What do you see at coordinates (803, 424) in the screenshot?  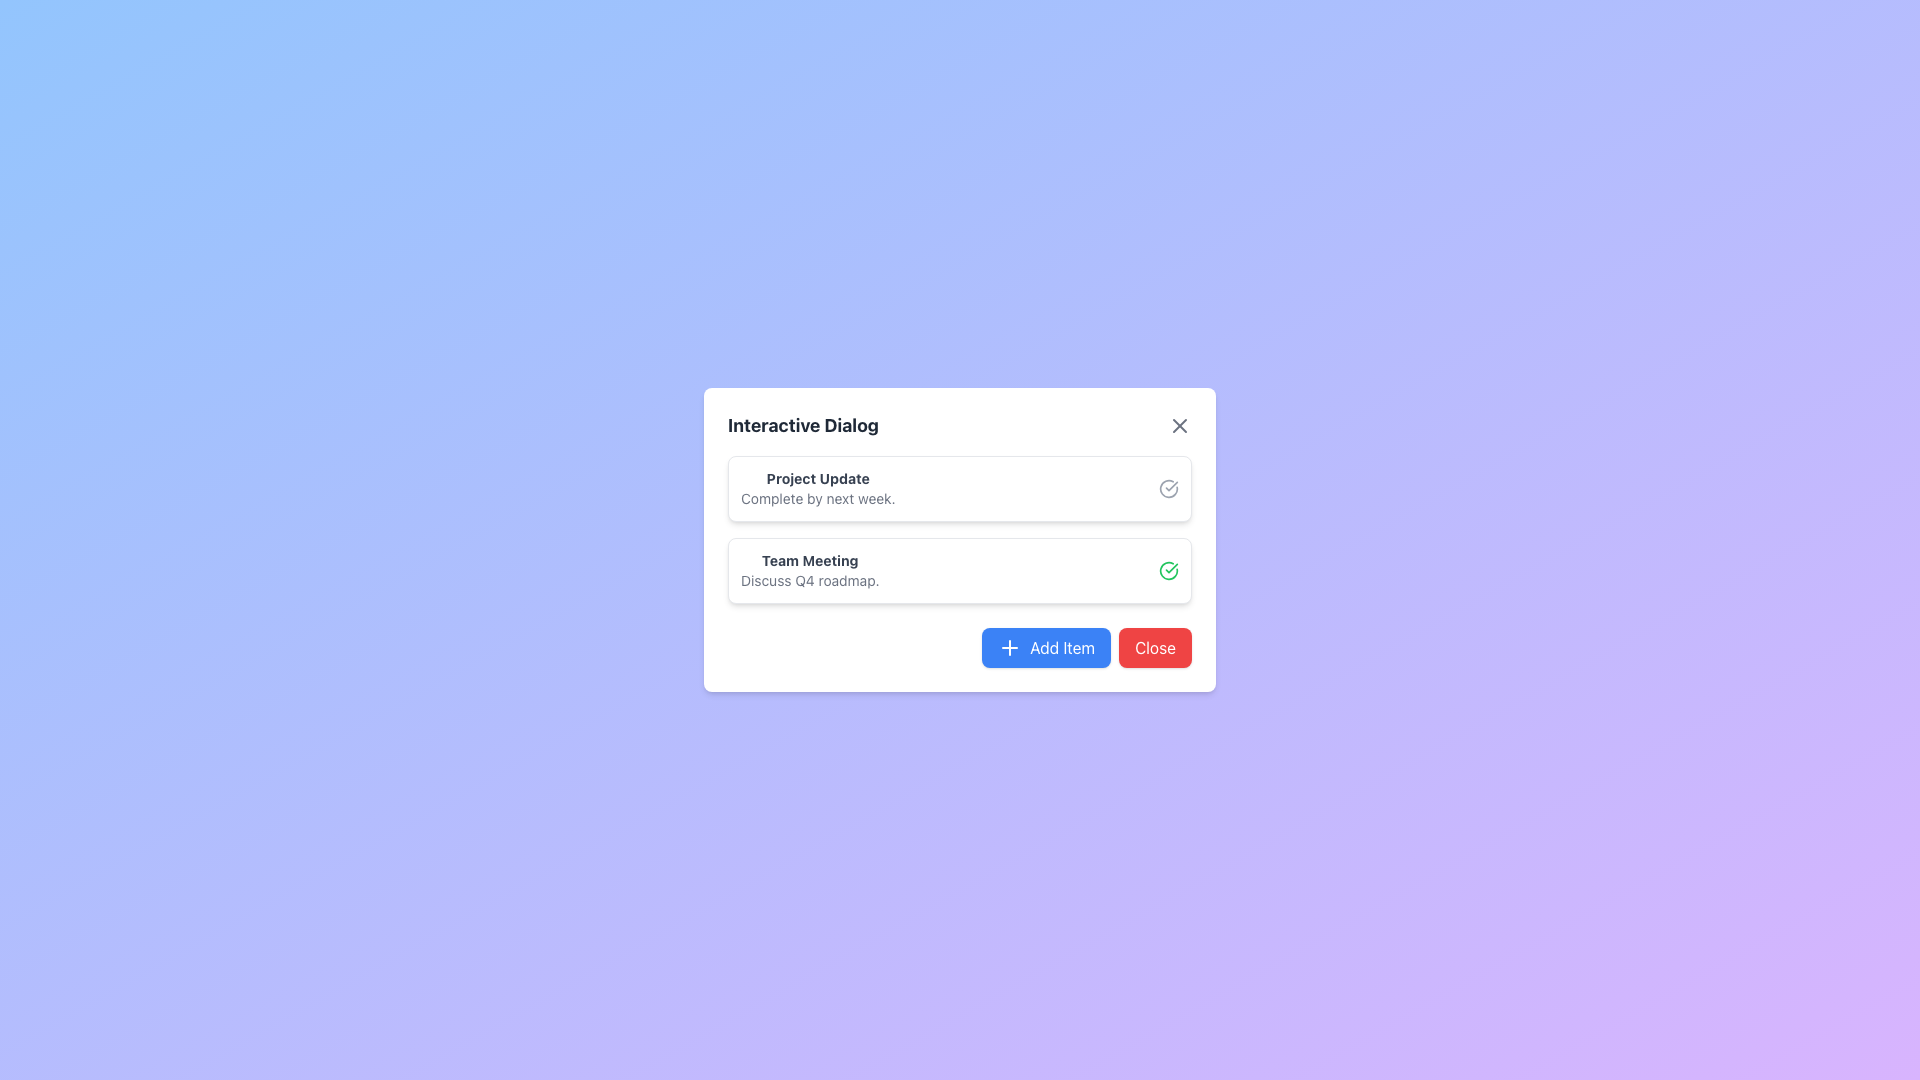 I see `the Text Label that displays the title or heading of the dialog box, located on the left side above 'Project Update' and 'Team Meeting'` at bounding box center [803, 424].